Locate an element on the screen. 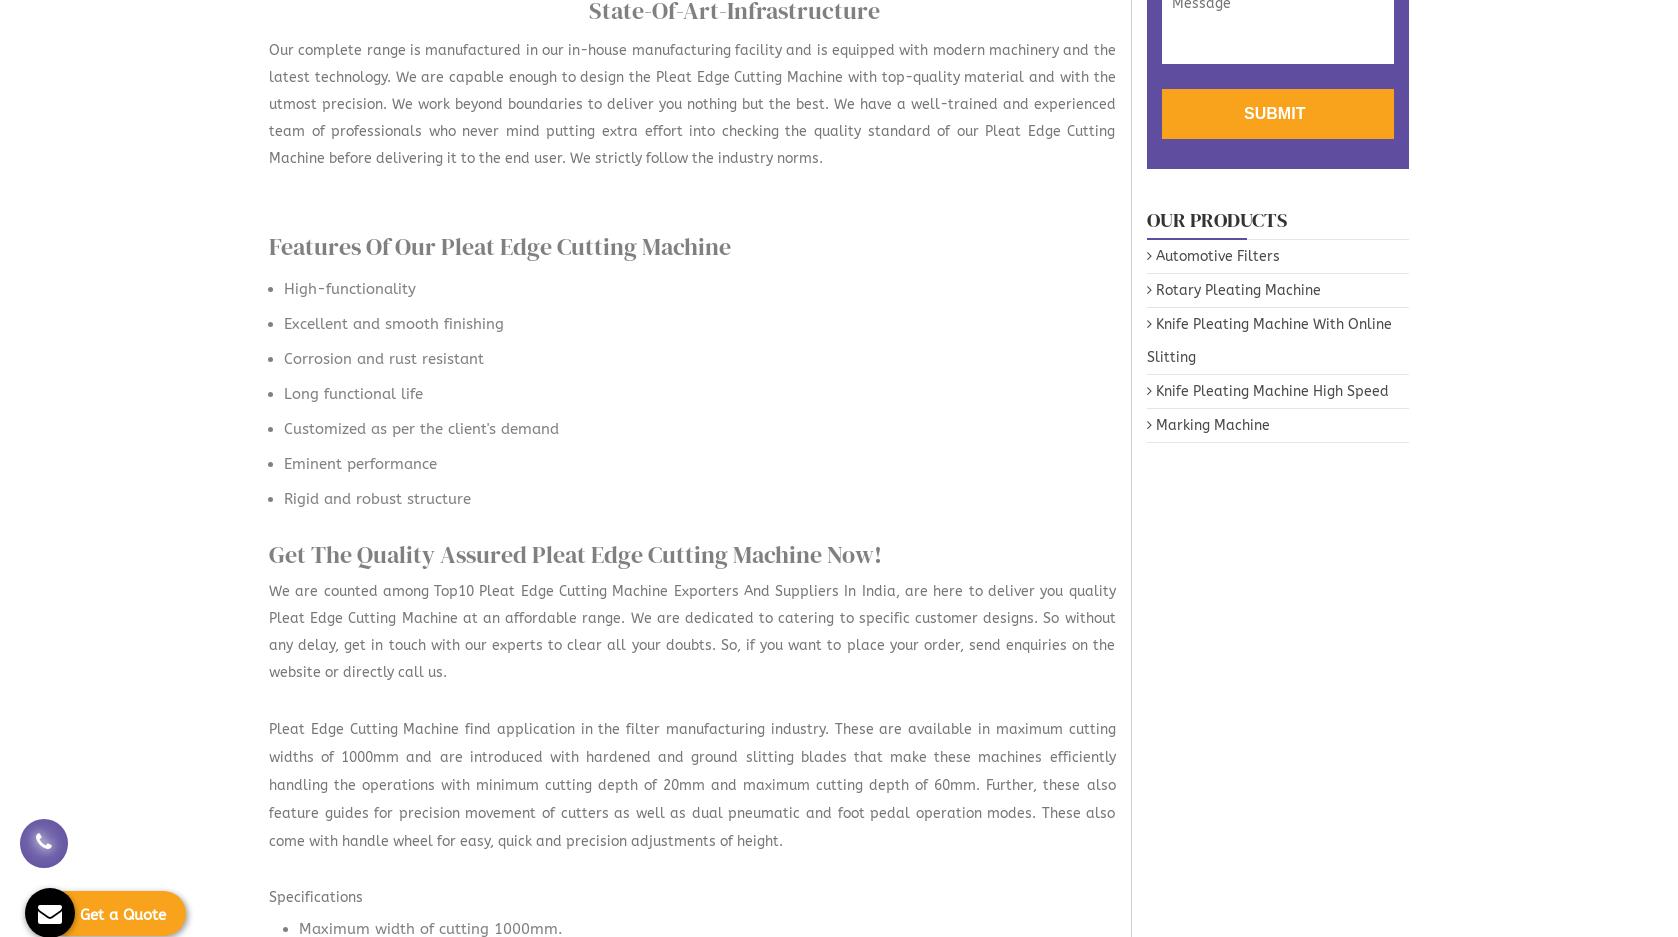 The height and width of the screenshot is (937, 1678). 'Get a Quote' is located at coordinates (122, 914).